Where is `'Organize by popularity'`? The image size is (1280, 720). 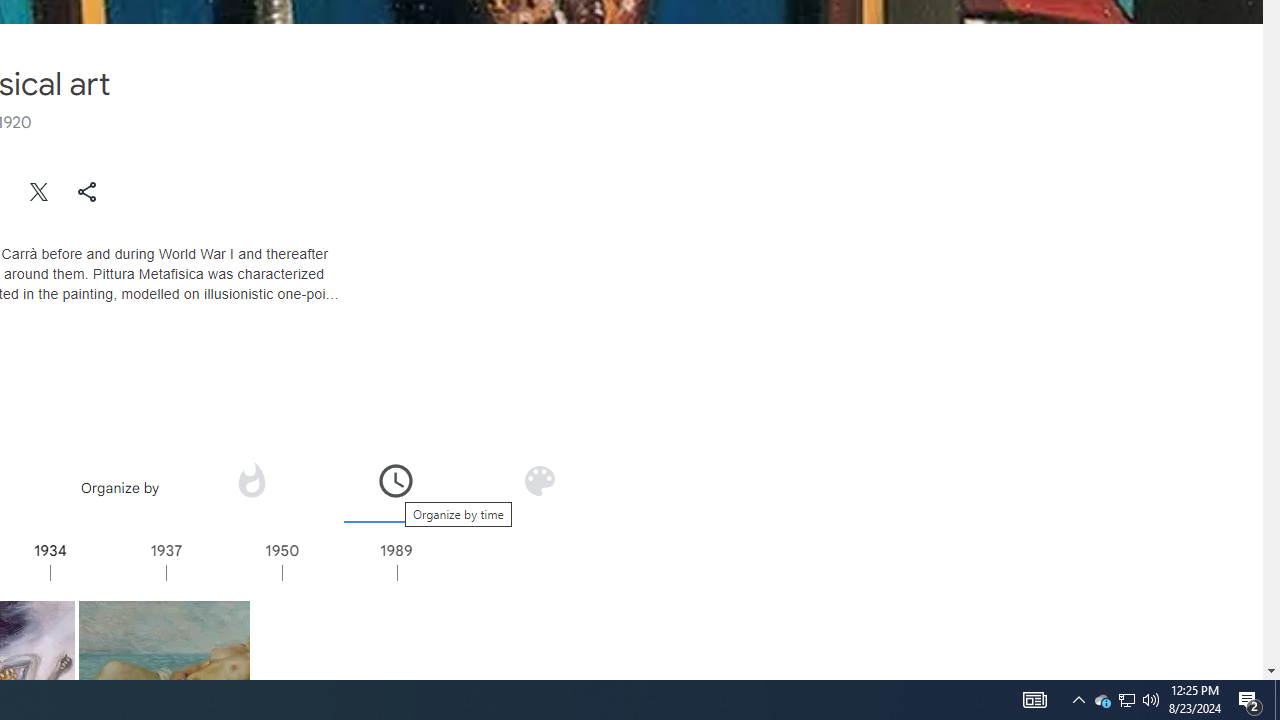
'Organize by popularity' is located at coordinates (250, 487).